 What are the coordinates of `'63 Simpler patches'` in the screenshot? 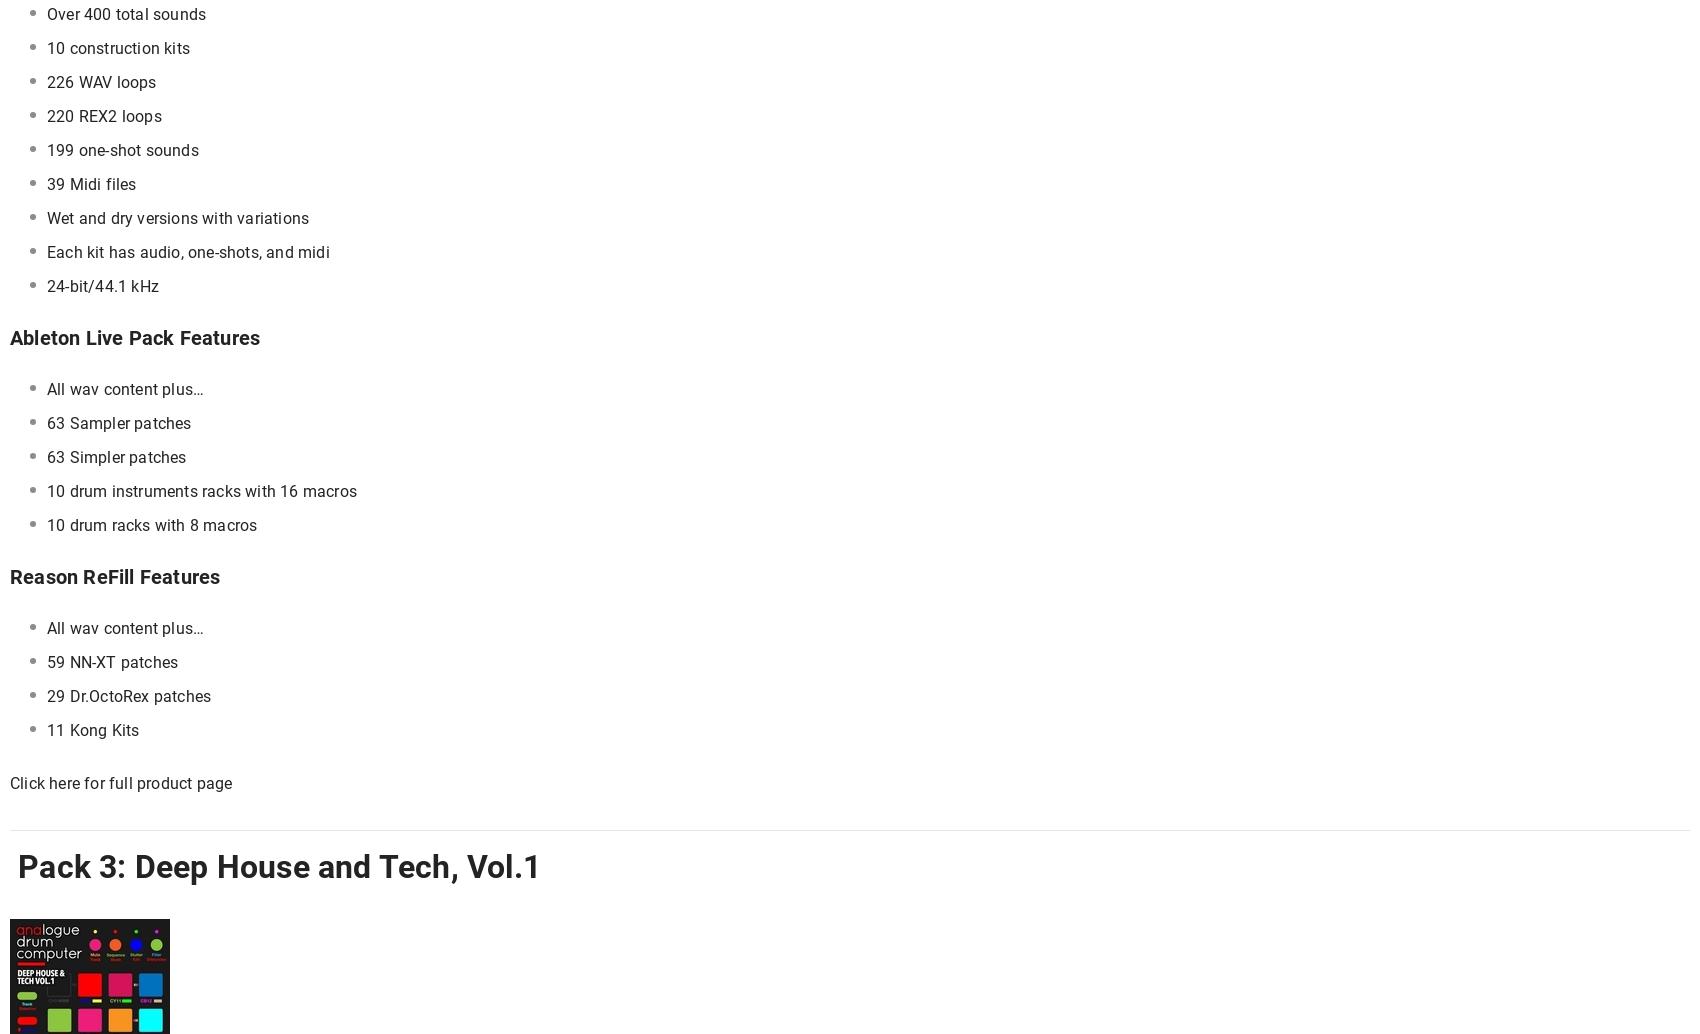 It's located at (115, 456).